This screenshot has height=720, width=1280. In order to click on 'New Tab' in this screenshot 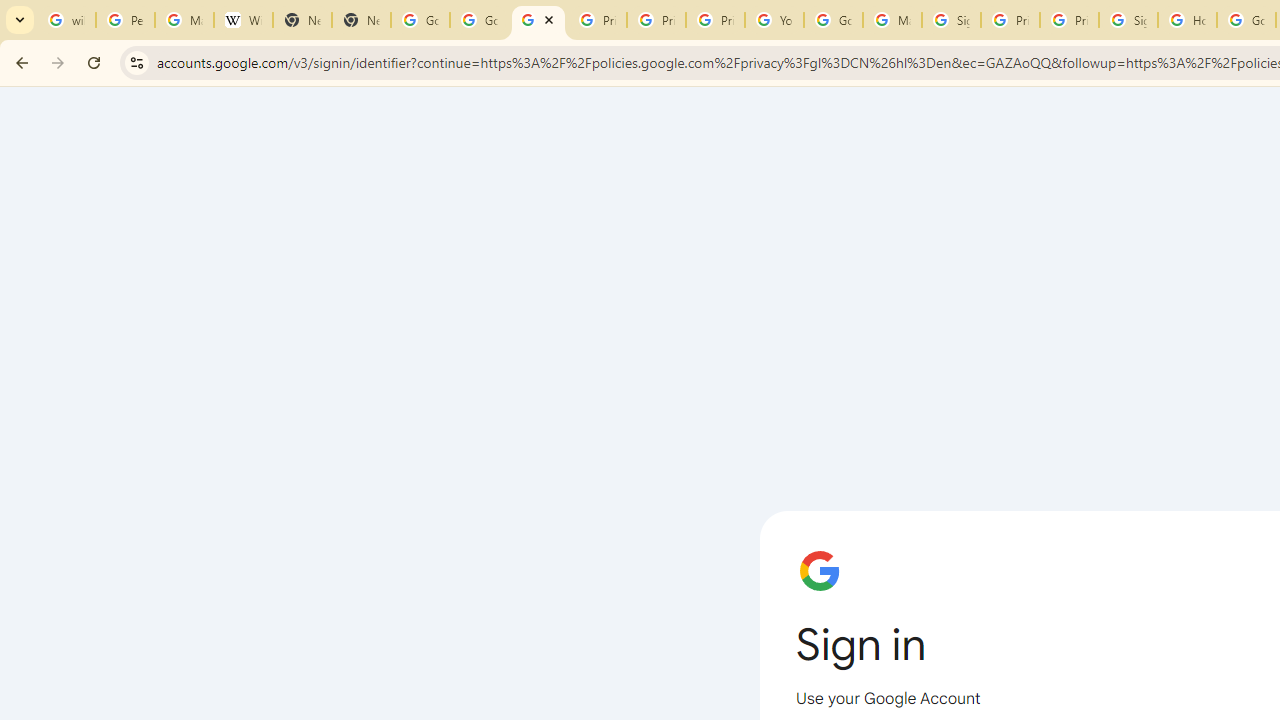, I will do `click(360, 20)`.